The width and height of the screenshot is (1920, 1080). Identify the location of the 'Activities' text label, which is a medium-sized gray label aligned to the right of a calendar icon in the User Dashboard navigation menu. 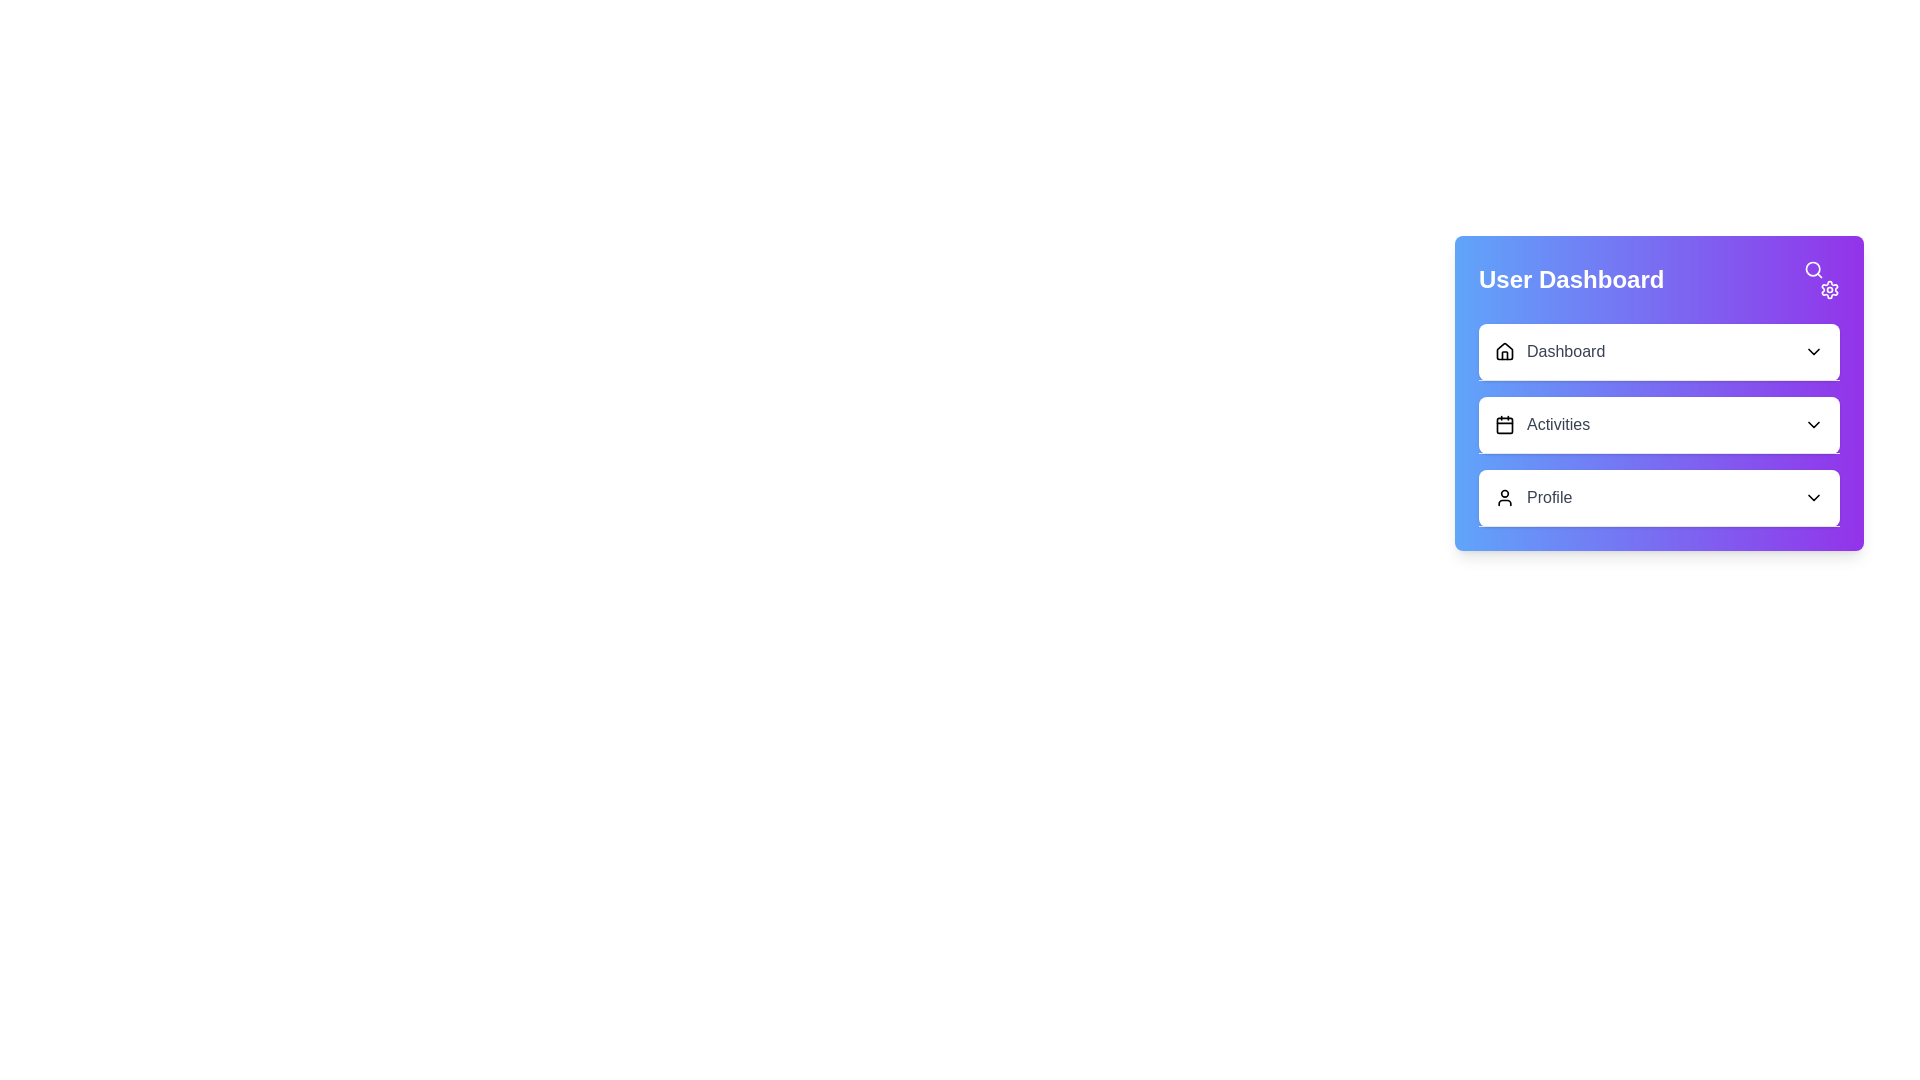
(1557, 423).